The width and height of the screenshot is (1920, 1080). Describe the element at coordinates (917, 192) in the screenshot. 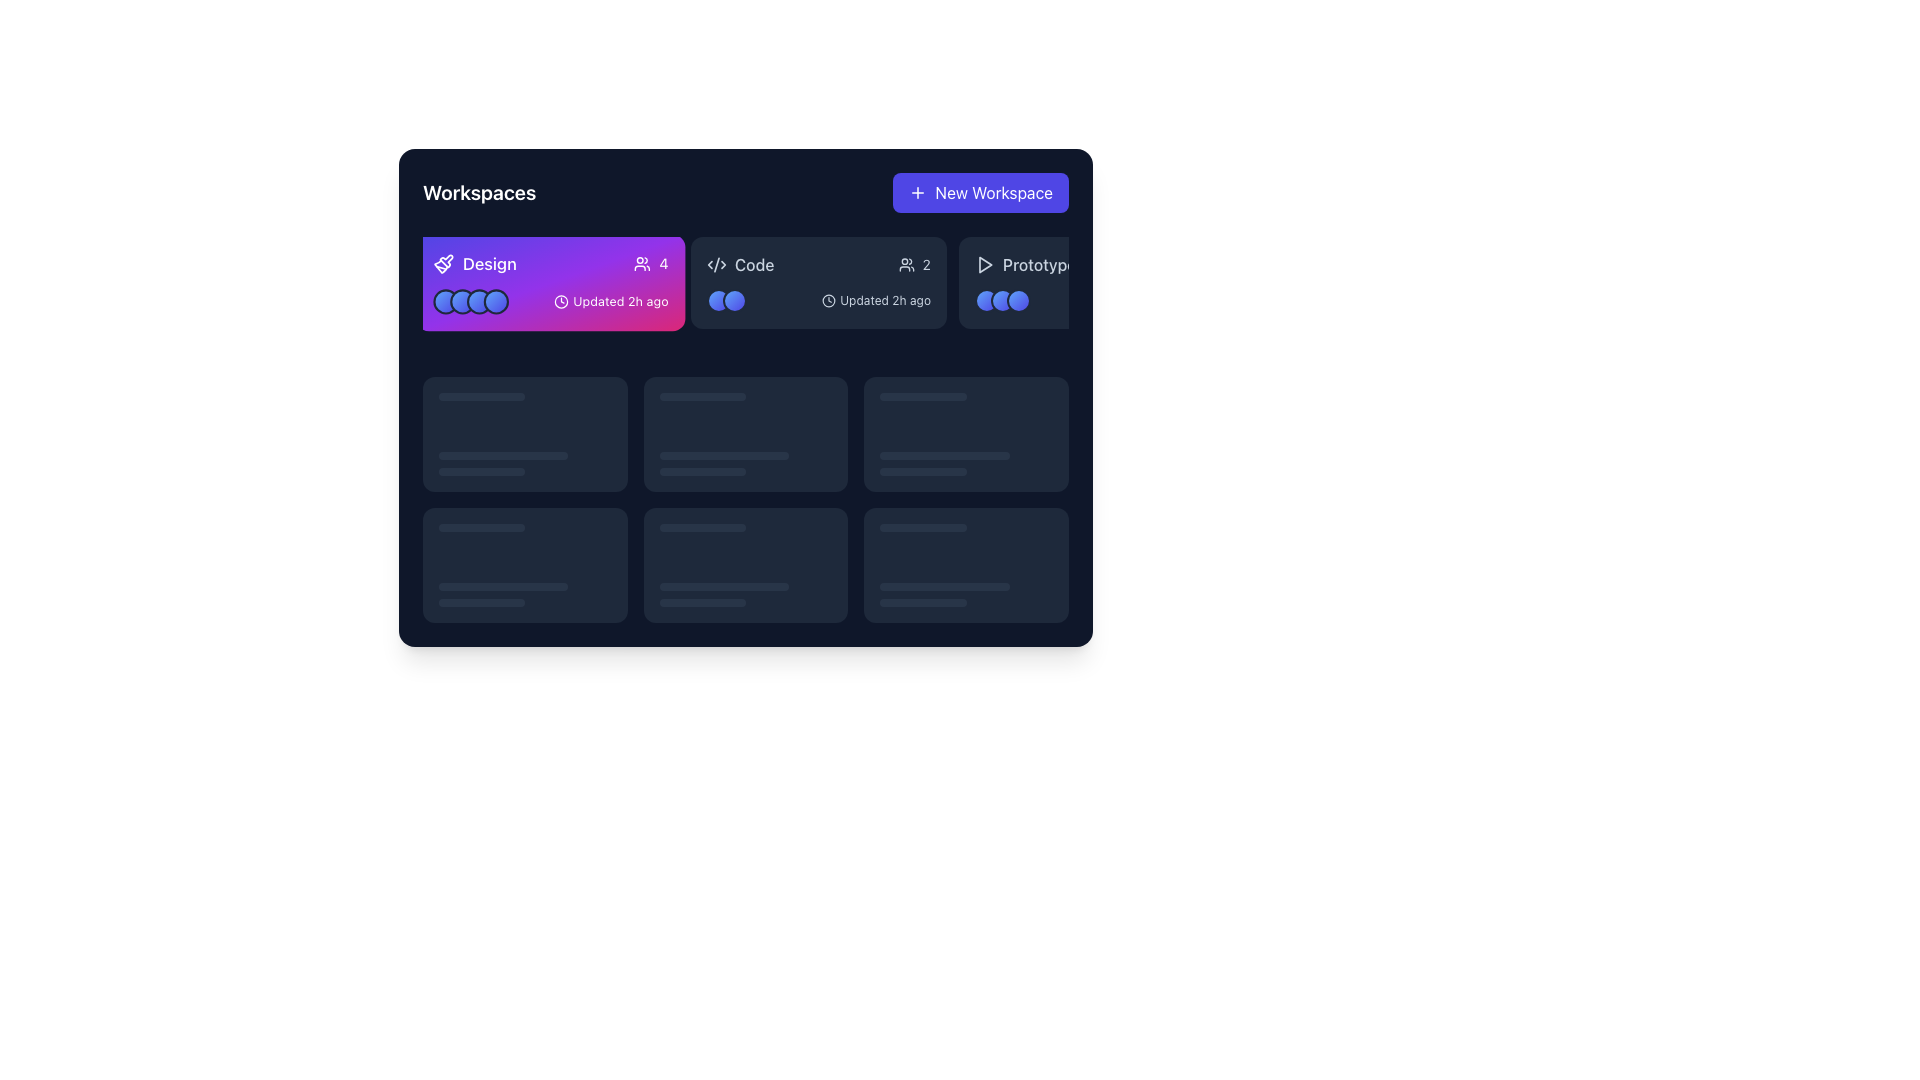

I see `the plus icon, which is a minimalist design with a plain outline on a blue background, located to the left of the 'New Workspace' button at the top-right corner of the layout` at that location.